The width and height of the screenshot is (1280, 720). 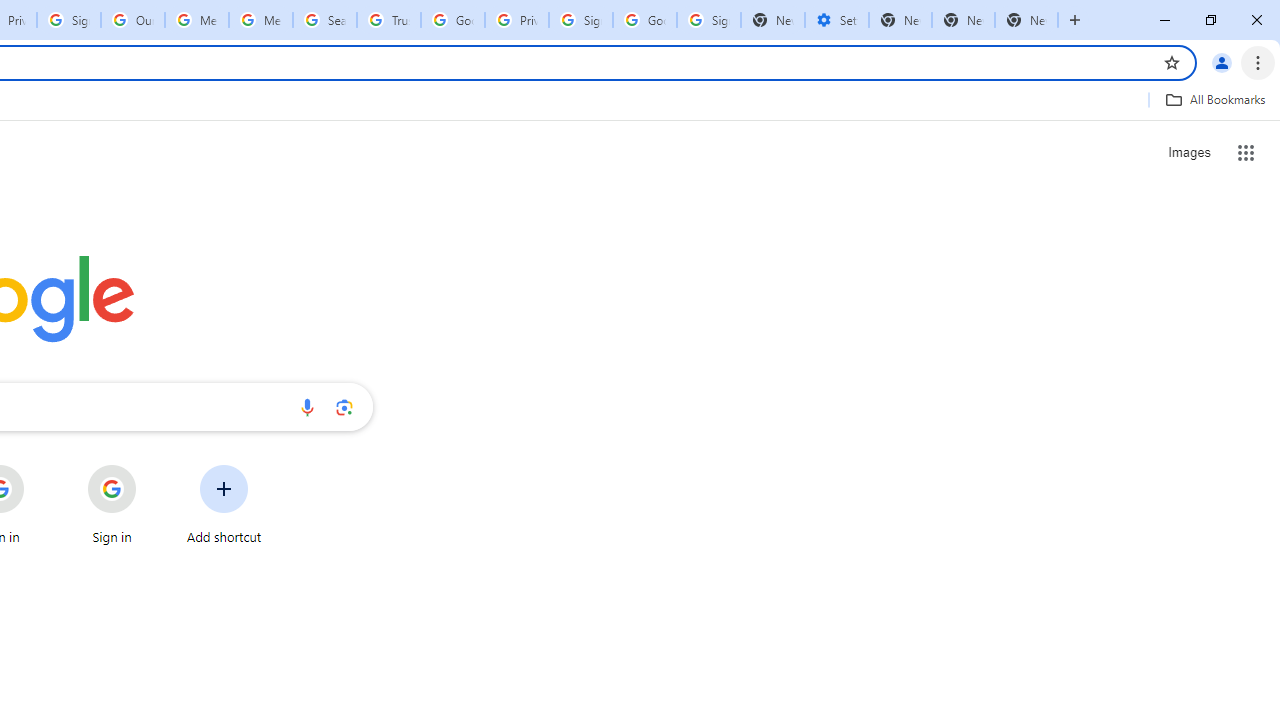 I want to click on 'Search by image', so click(x=344, y=406).